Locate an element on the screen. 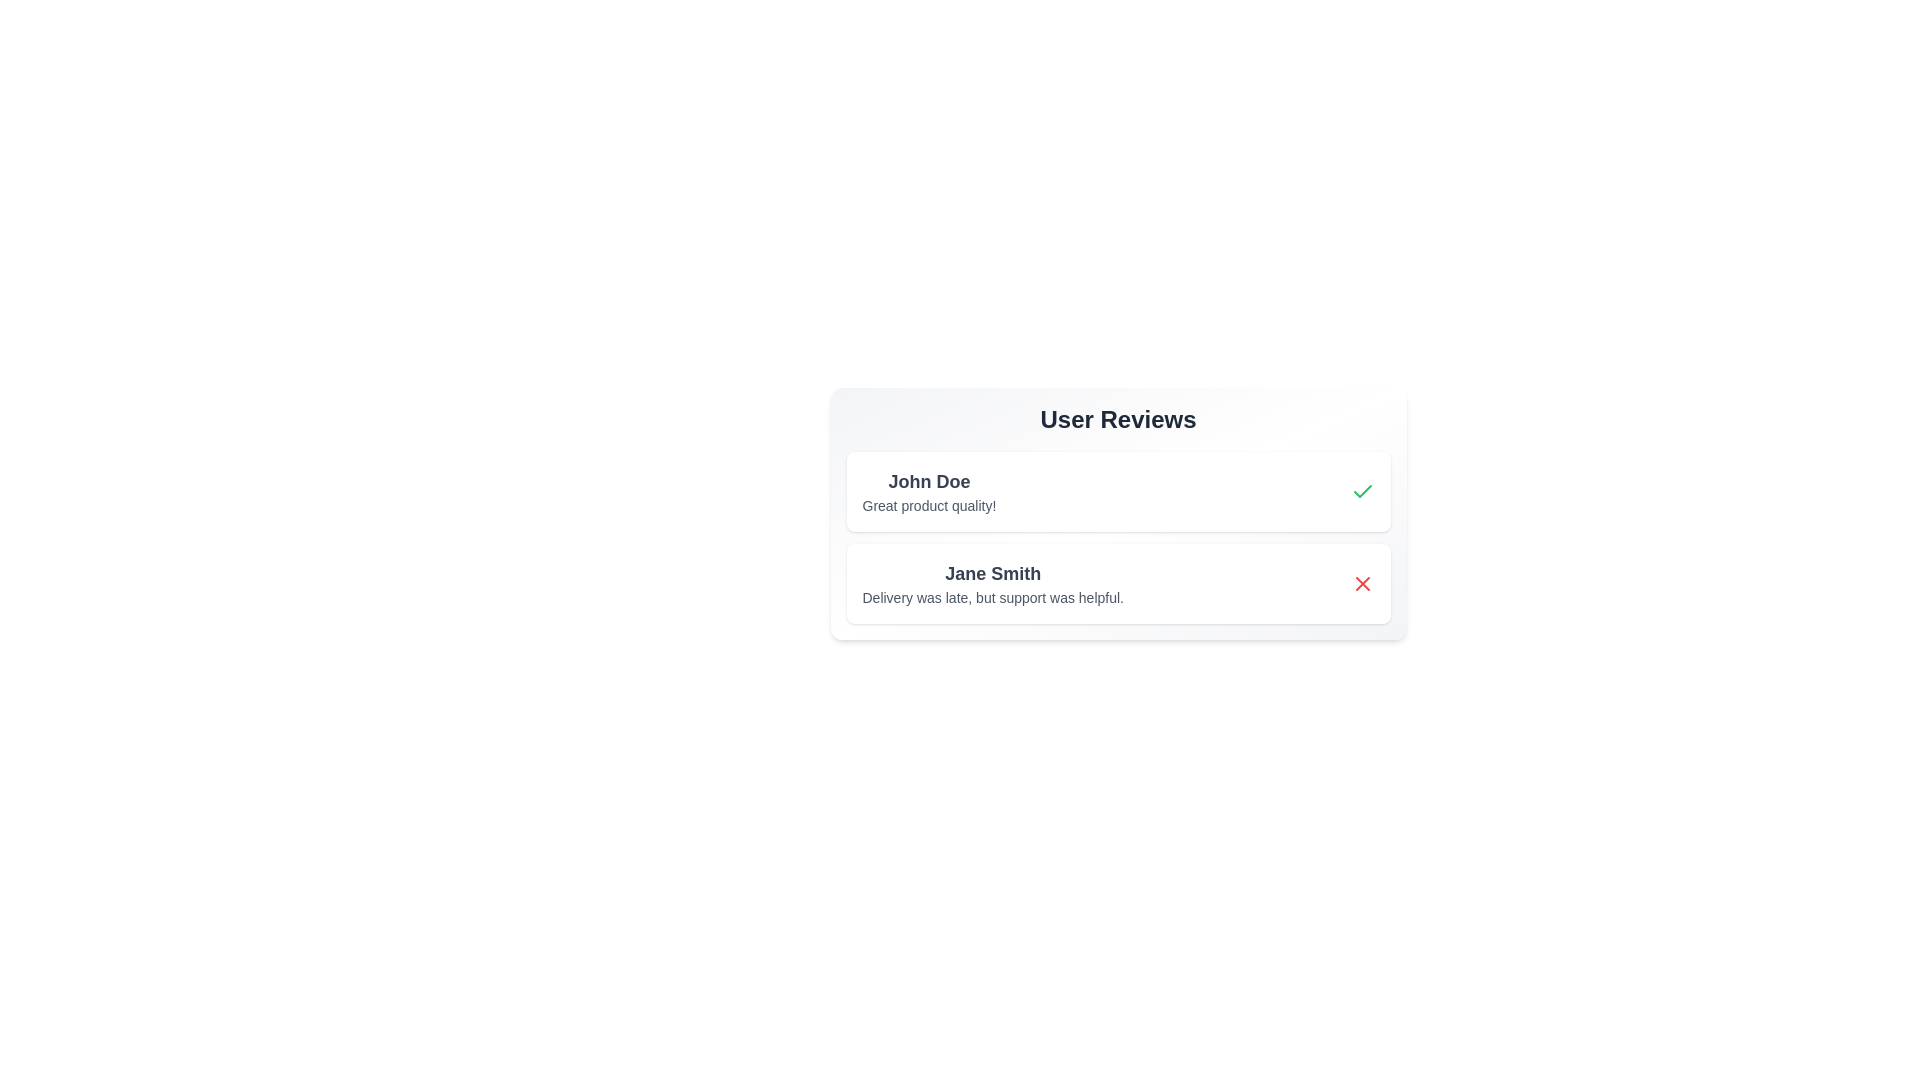 Image resolution: width=1920 pixels, height=1080 pixels. the text display element that shows 'Jane Smith', which is styled in bold dark gray font and positioned above the user review text is located at coordinates (993, 574).